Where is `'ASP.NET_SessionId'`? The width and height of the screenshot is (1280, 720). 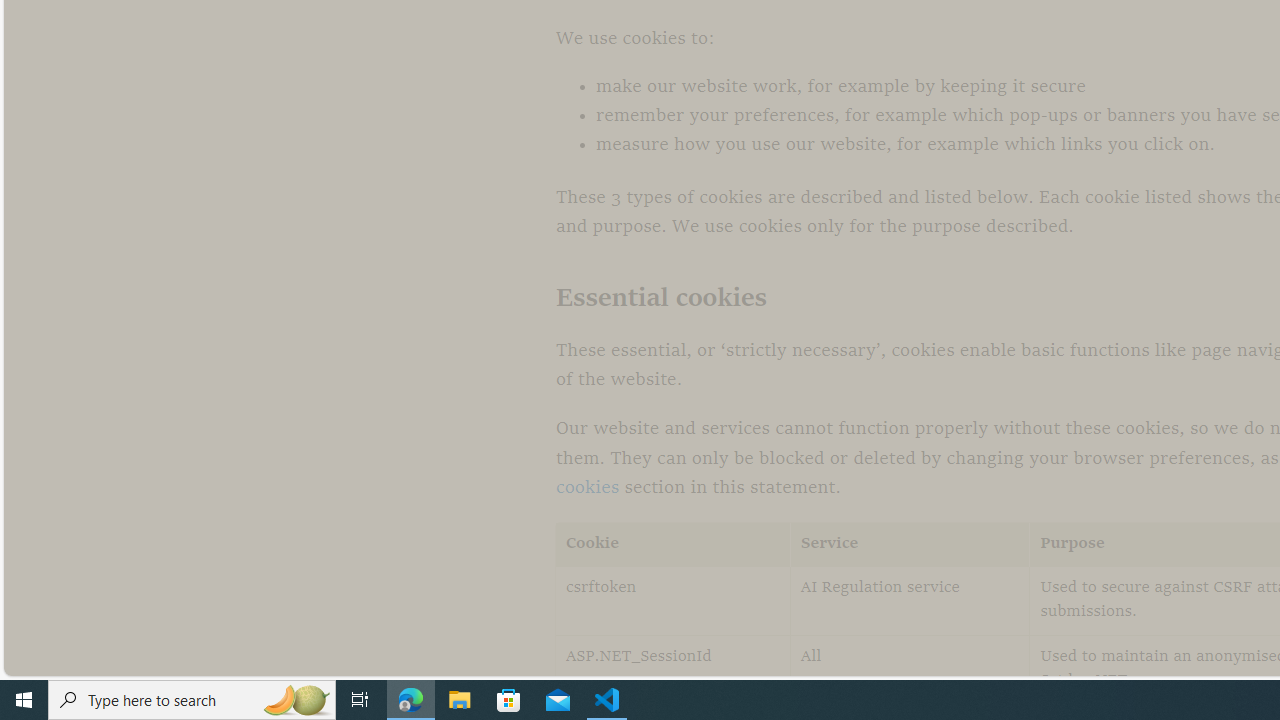 'ASP.NET_SessionId' is located at coordinates (673, 669).